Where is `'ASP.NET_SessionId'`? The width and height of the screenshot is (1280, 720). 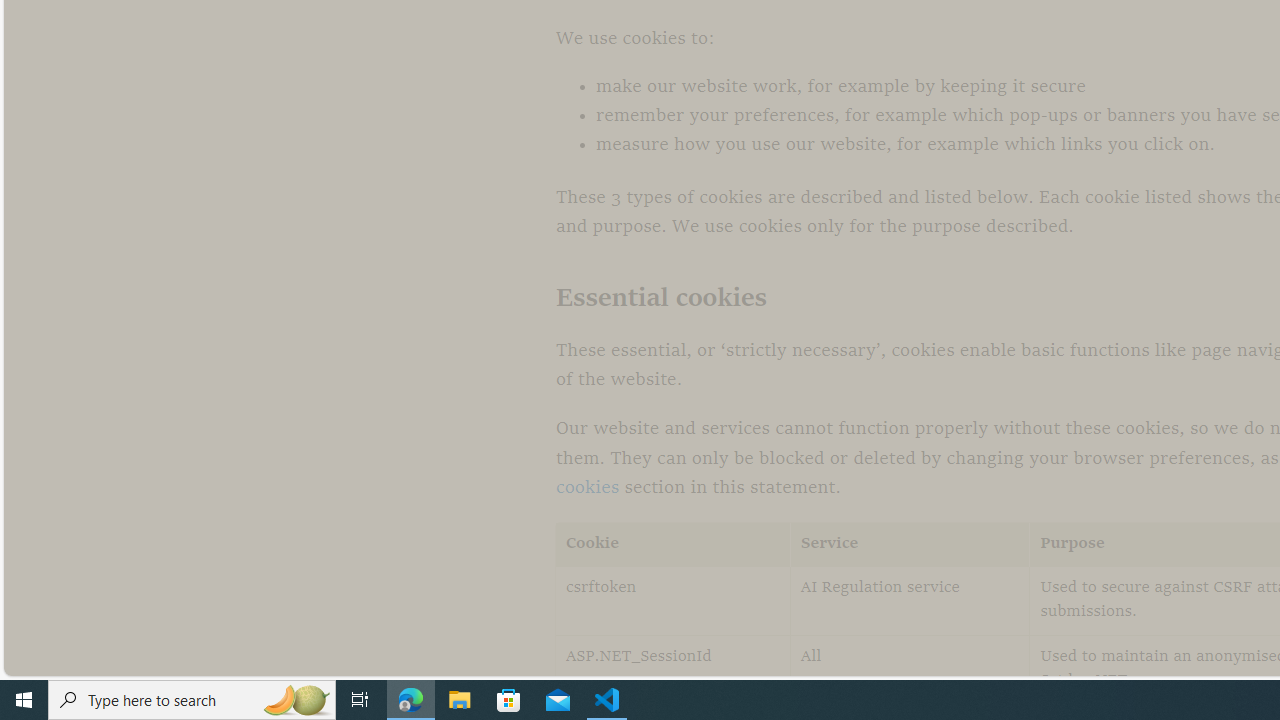 'ASP.NET_SessionId' is located at coordinates (673, 669).